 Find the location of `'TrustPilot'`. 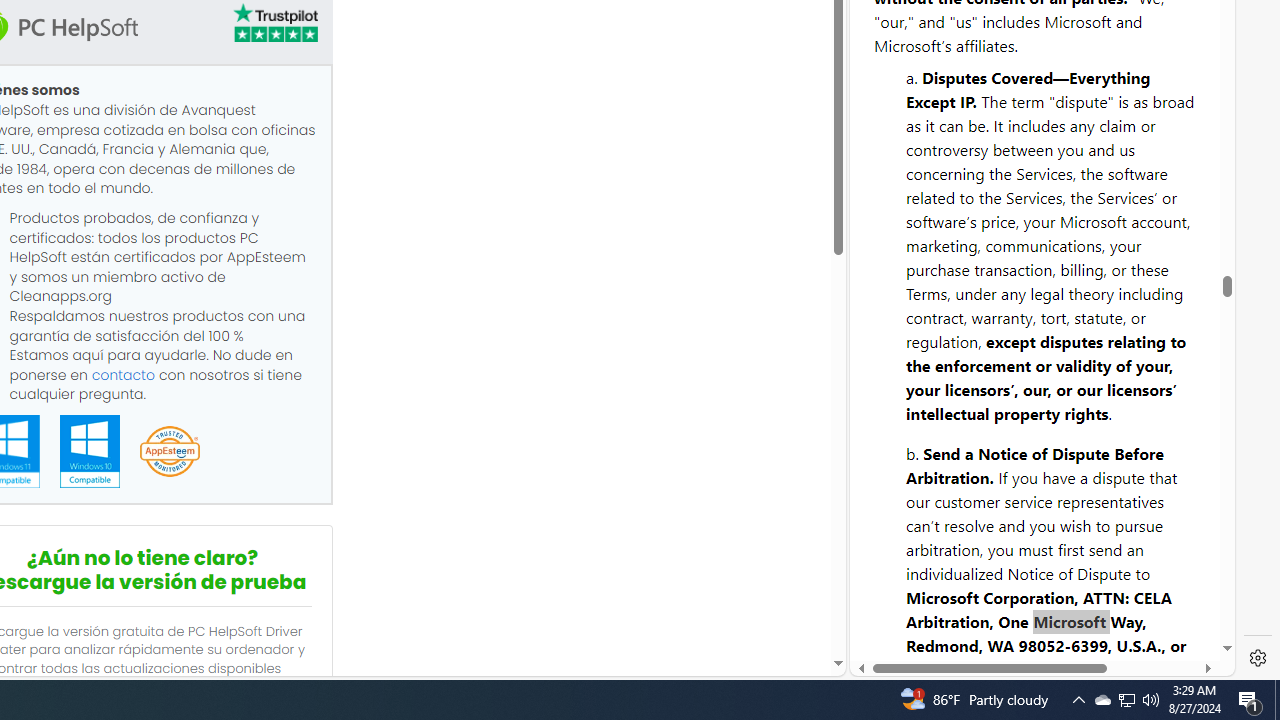

'TrustPilot' is located at coordinates (273, 23).